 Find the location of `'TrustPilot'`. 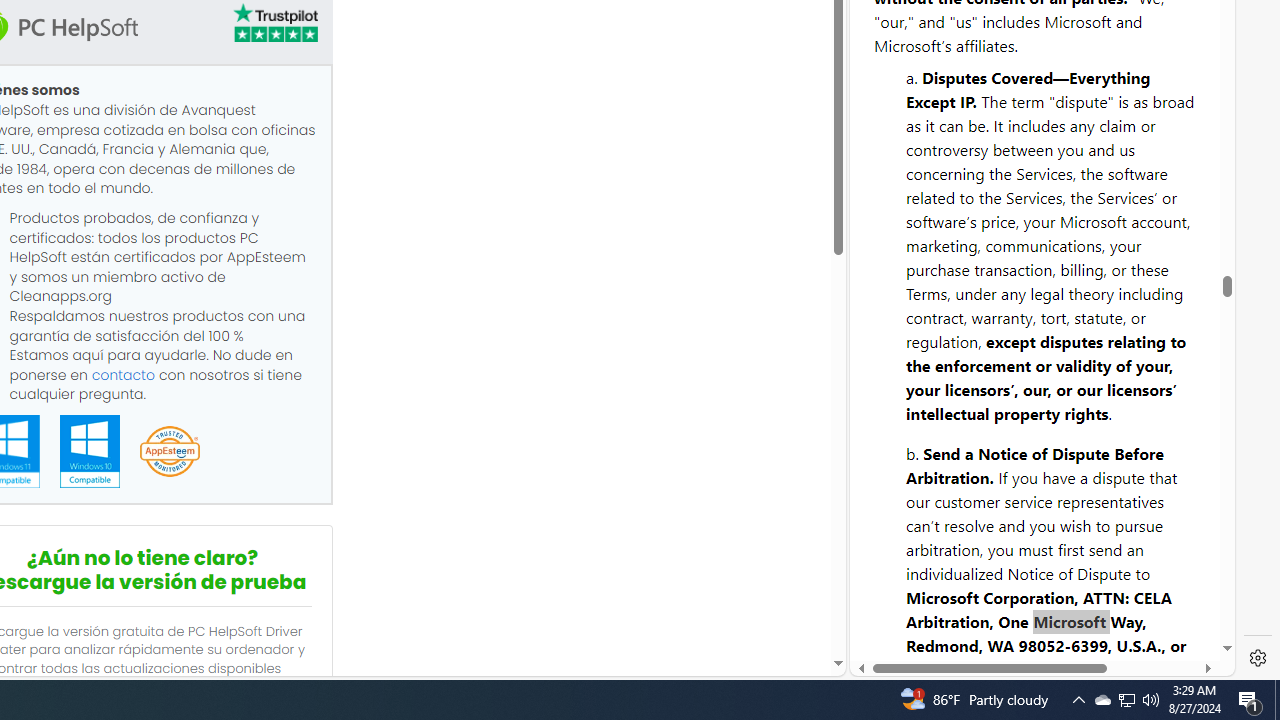

'TrustPilot' is located at coordinates (273, 23).